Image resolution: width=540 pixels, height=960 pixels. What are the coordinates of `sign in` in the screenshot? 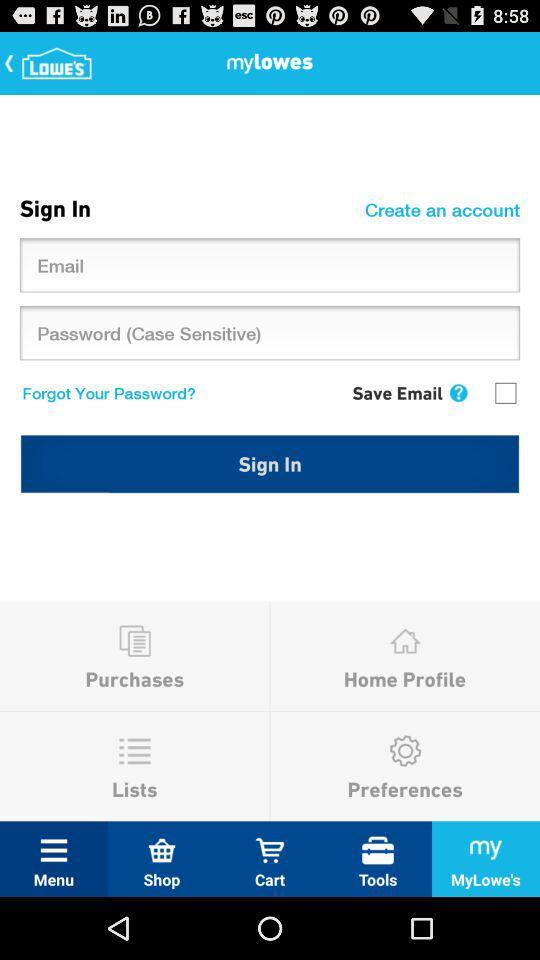 It's located at (270, 463).